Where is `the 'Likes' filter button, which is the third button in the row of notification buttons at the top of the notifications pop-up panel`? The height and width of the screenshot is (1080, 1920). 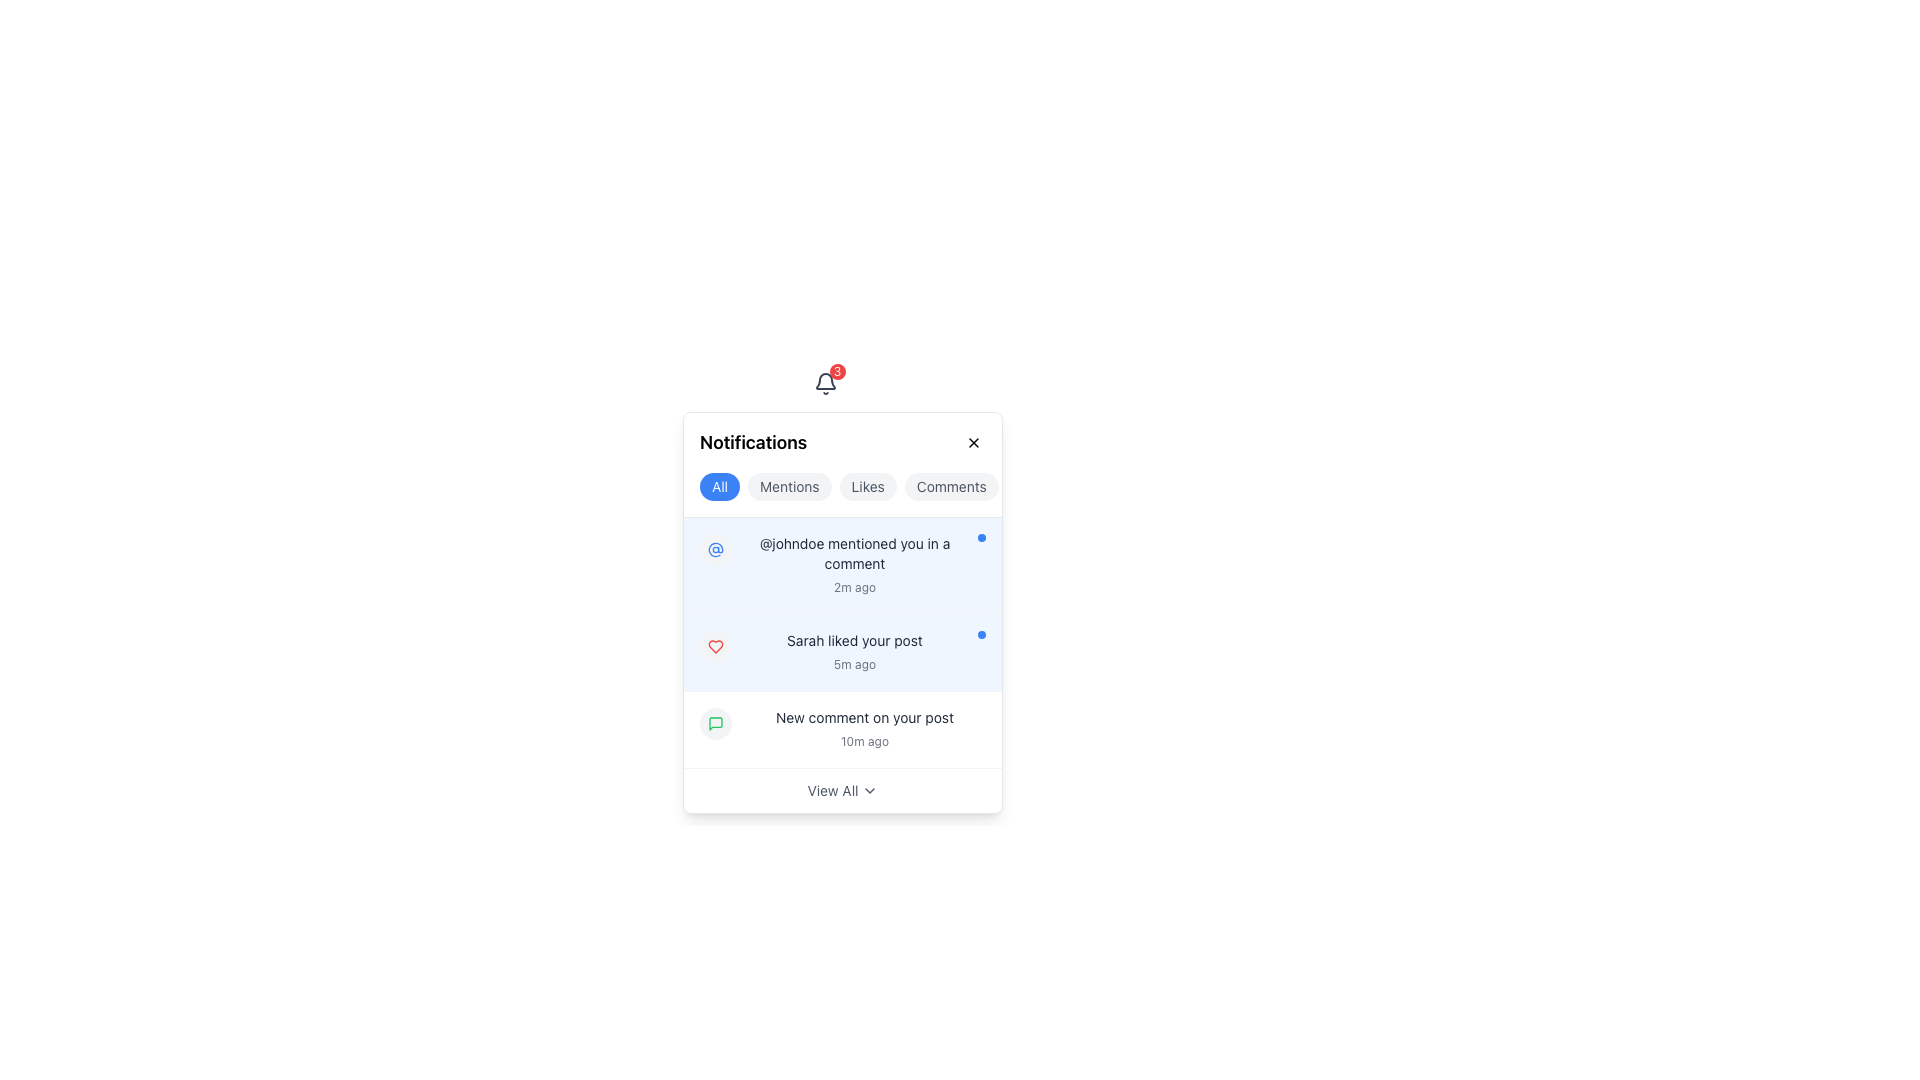 the 'Likes' filter button, which is the third button in the row of notification buttons at the top of the notifications pop-up panel is located at coordinates (868, 486).